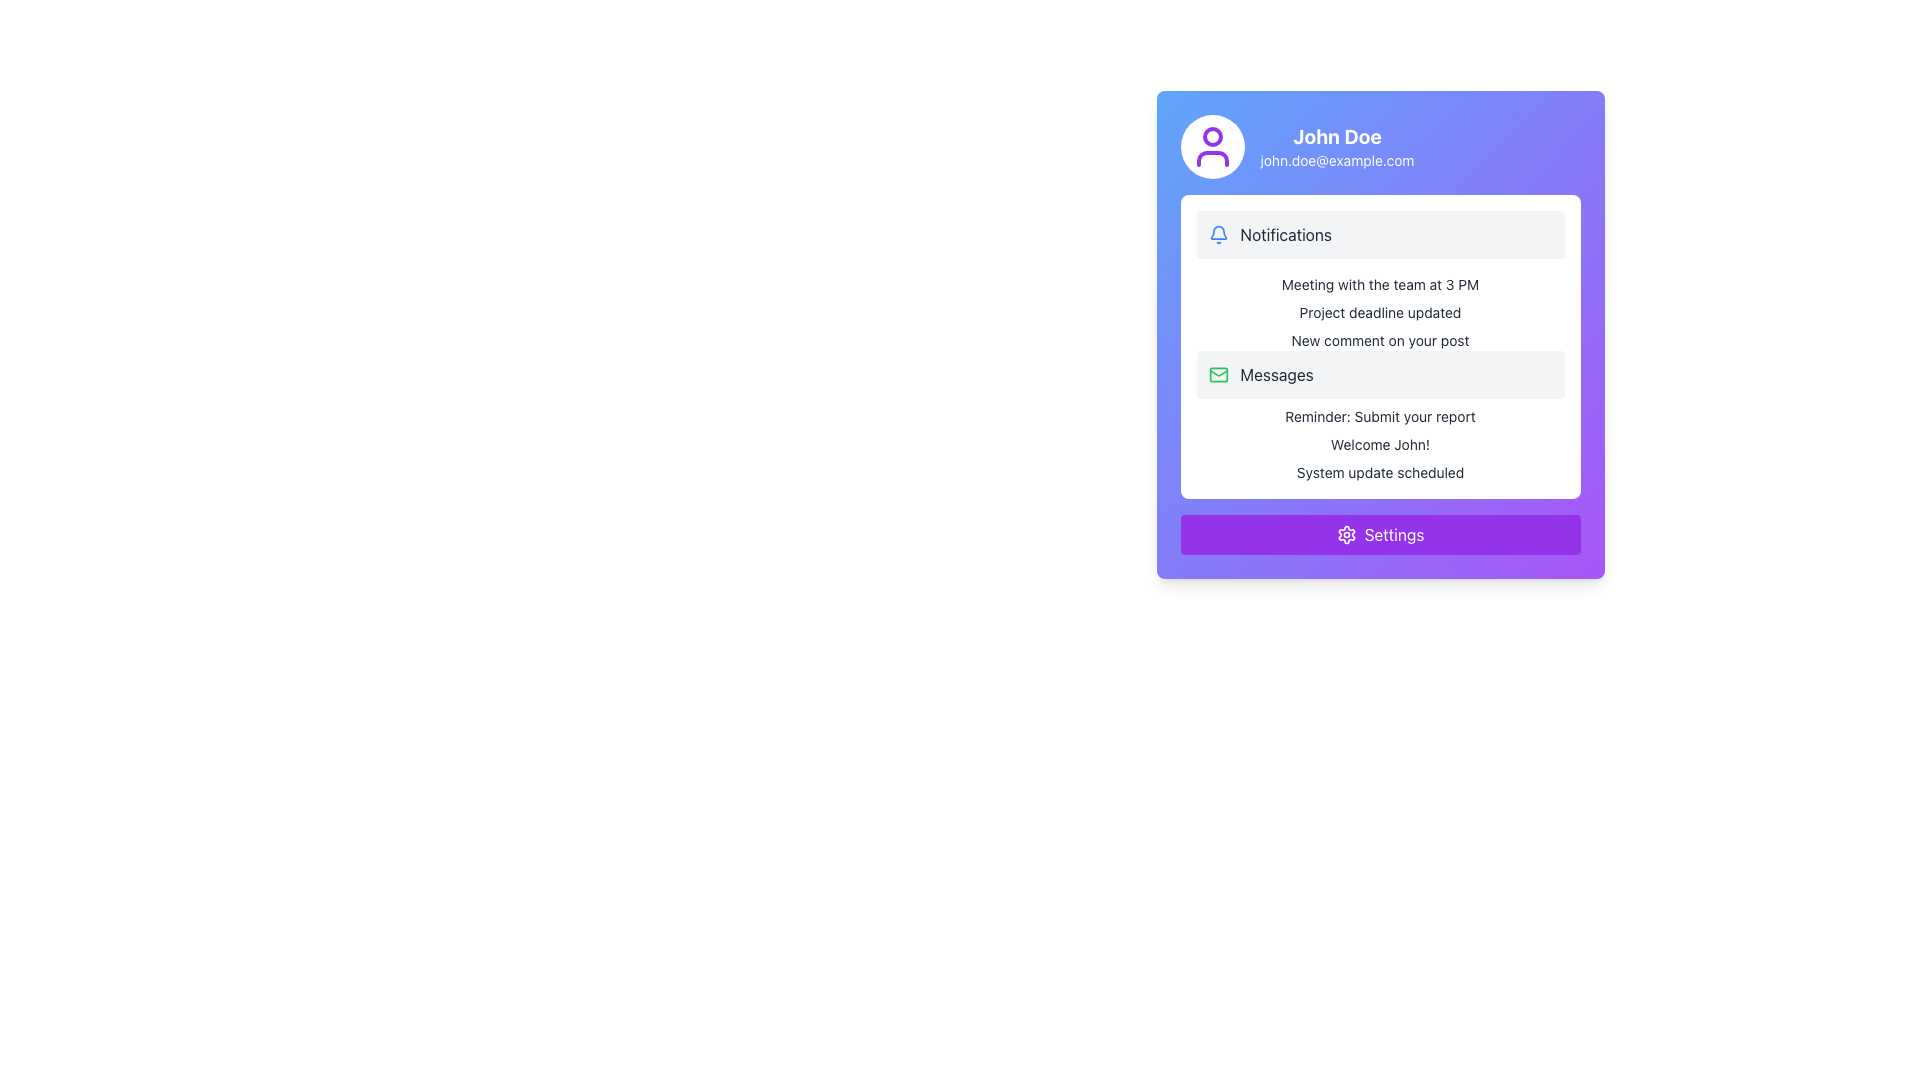 The image size is (1920, 1080). Describe the element at coordinates (1379, 285) in the screenshot. I see `the text label that conveys a notification about a meeting scheduled at 3 PM, located in the notifications section above 'Project deadline updated'` at that location.